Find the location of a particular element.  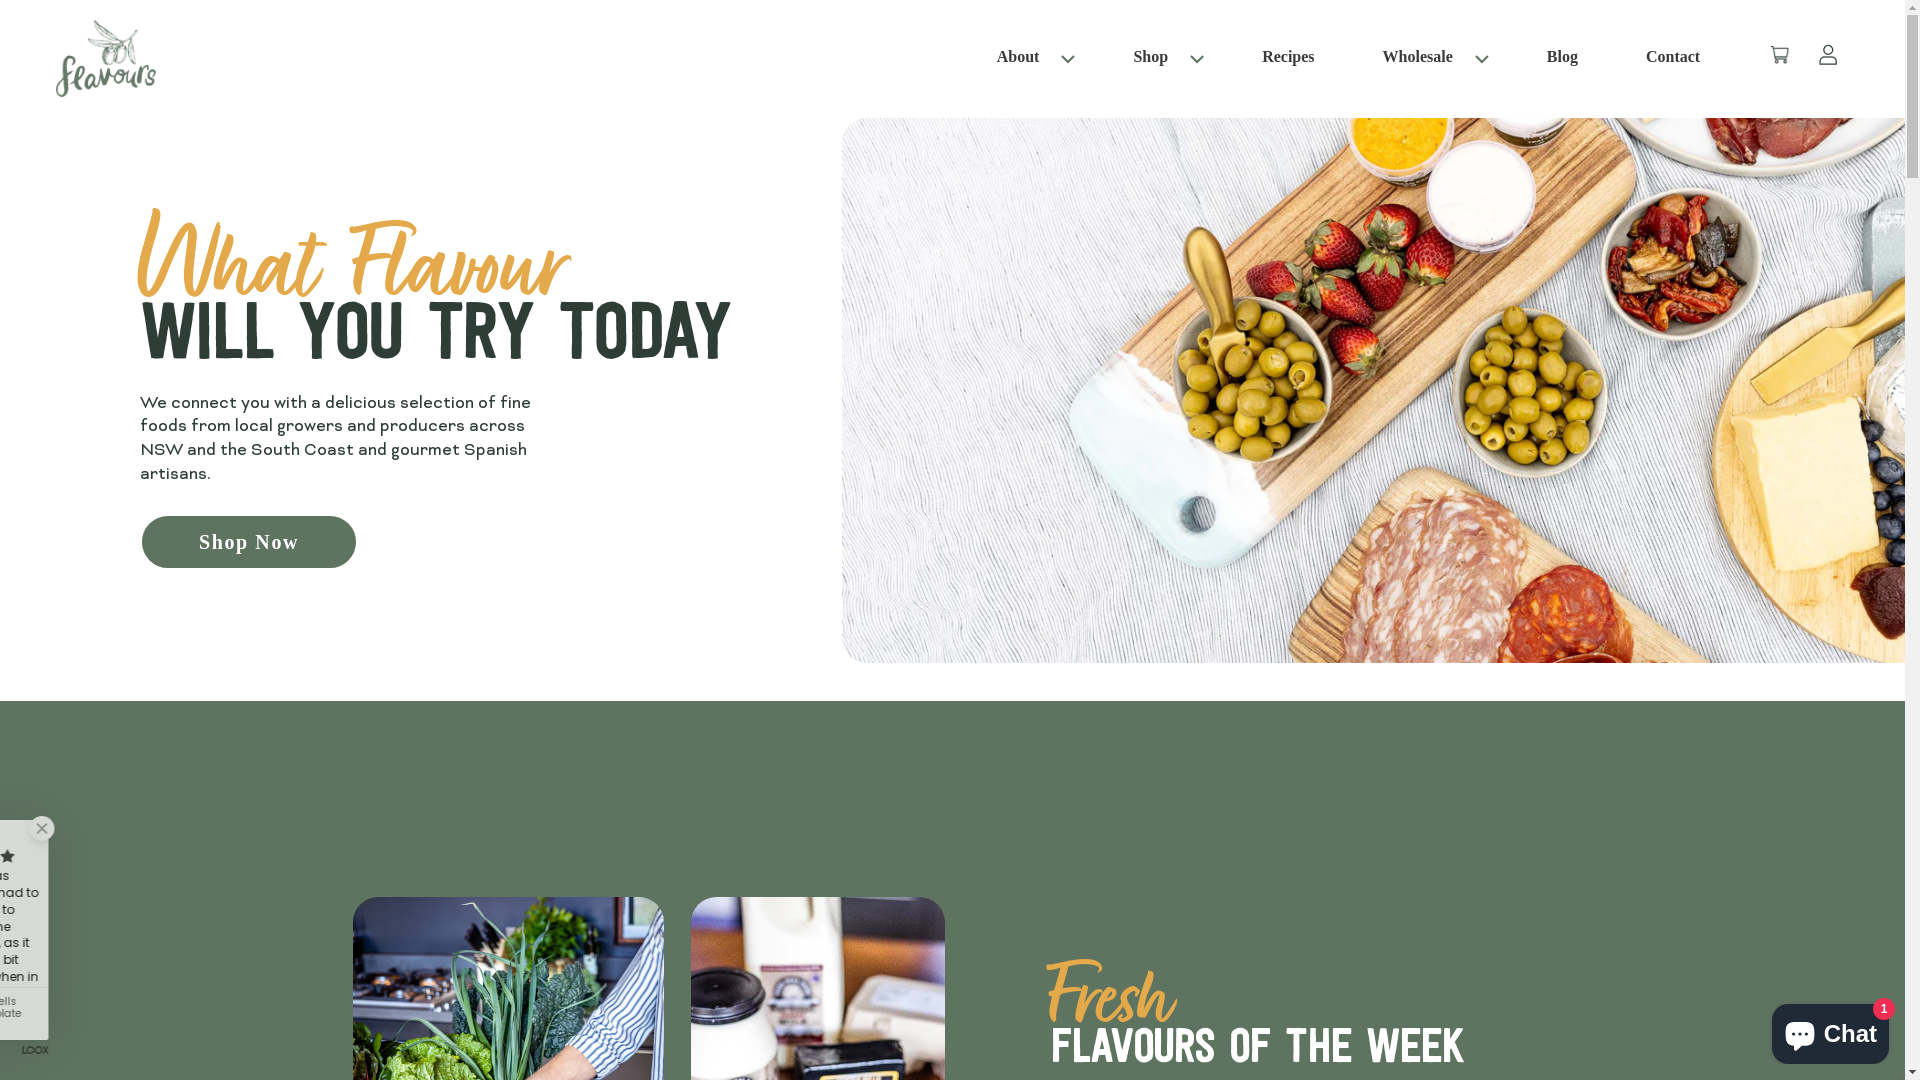

'Shop' is located at coordinates (1150, 55).